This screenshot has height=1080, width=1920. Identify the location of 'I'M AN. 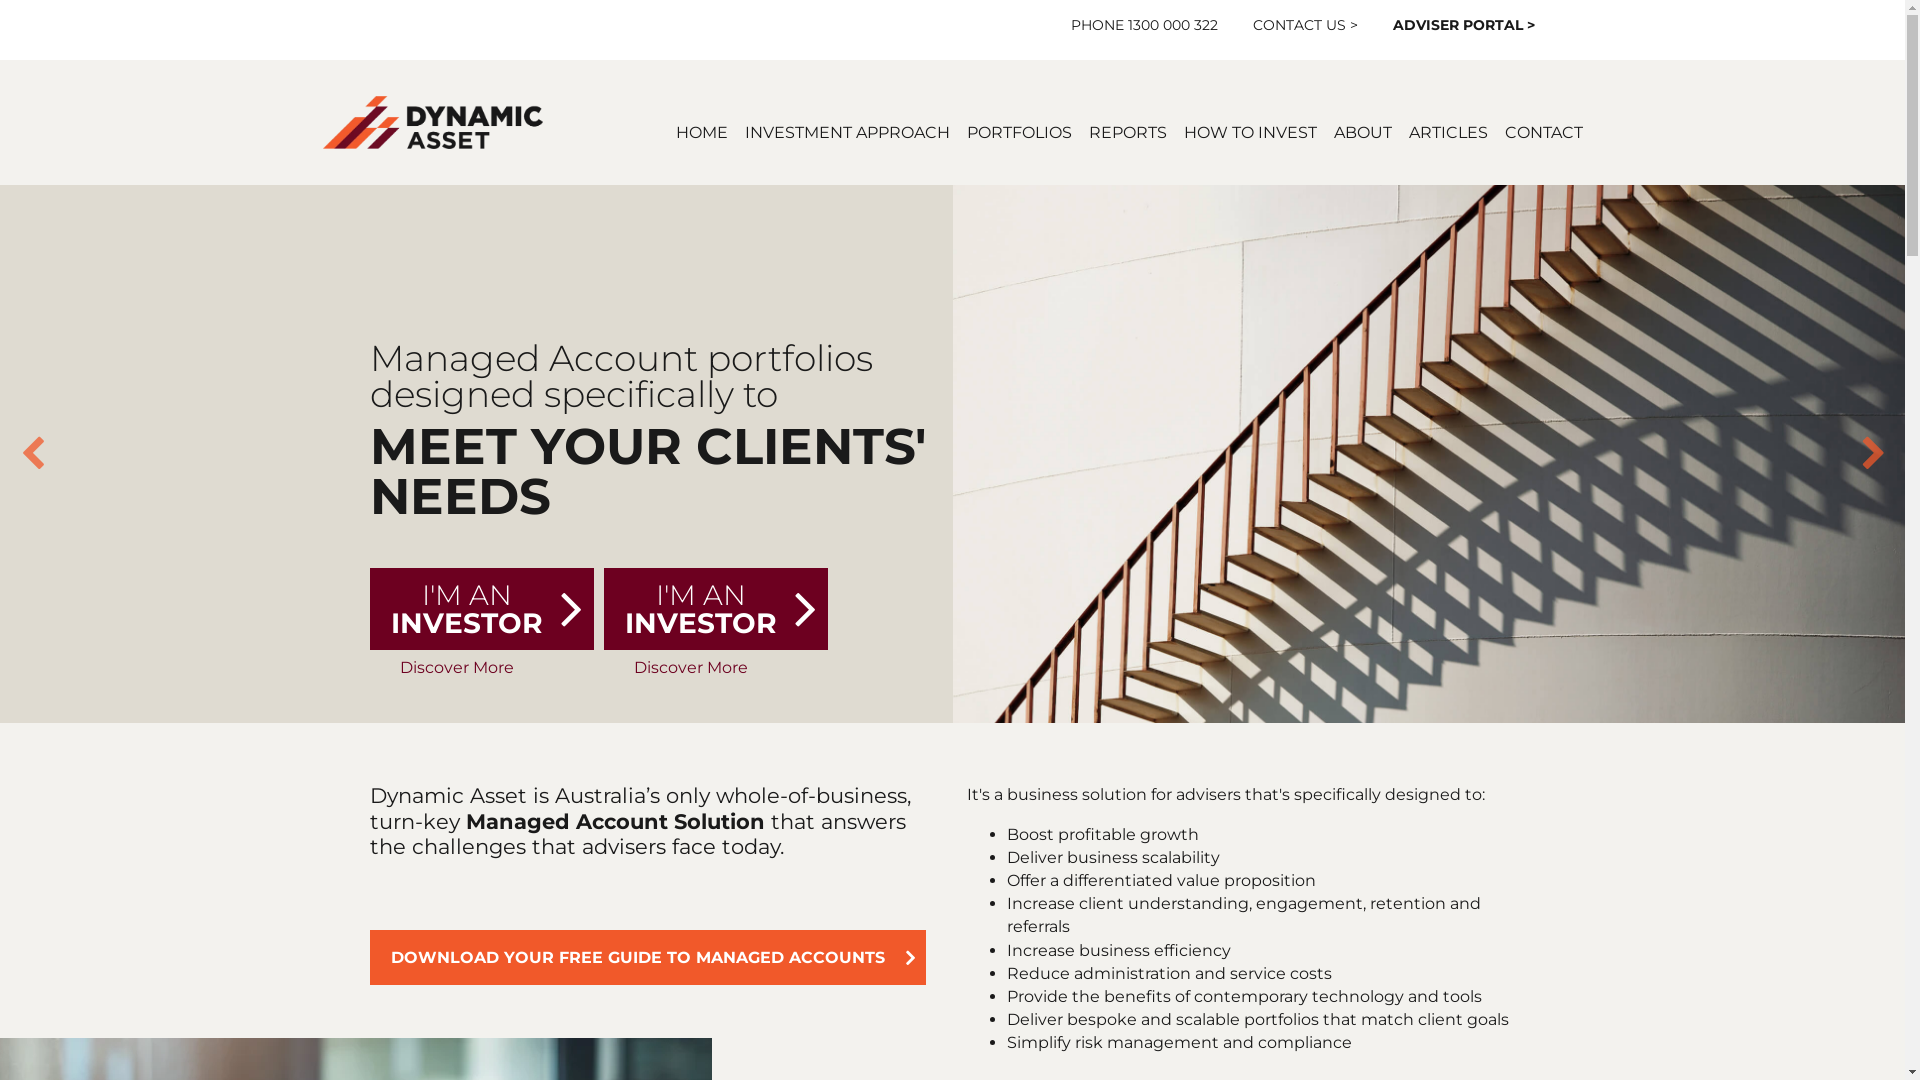
(715, 608).